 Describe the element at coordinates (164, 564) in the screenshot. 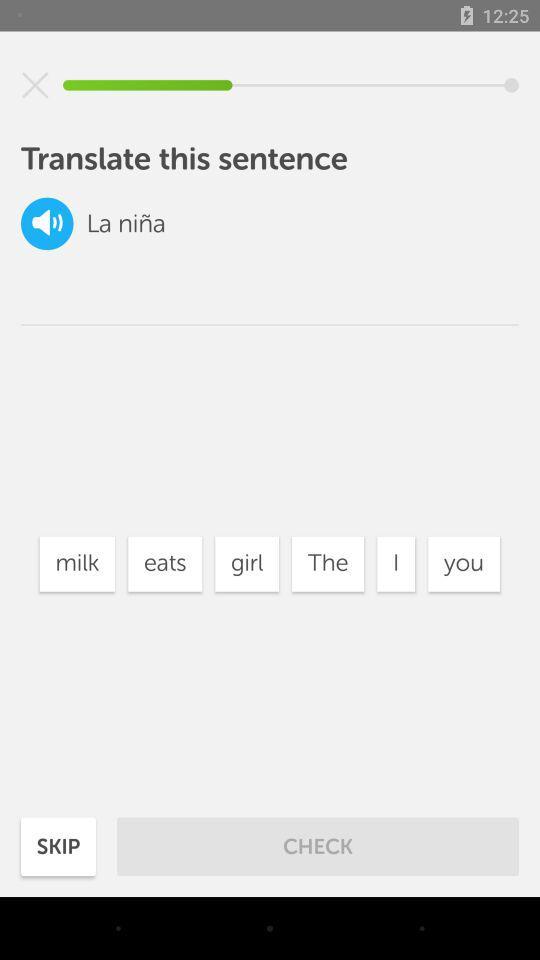

I see `the eats item` at that location.